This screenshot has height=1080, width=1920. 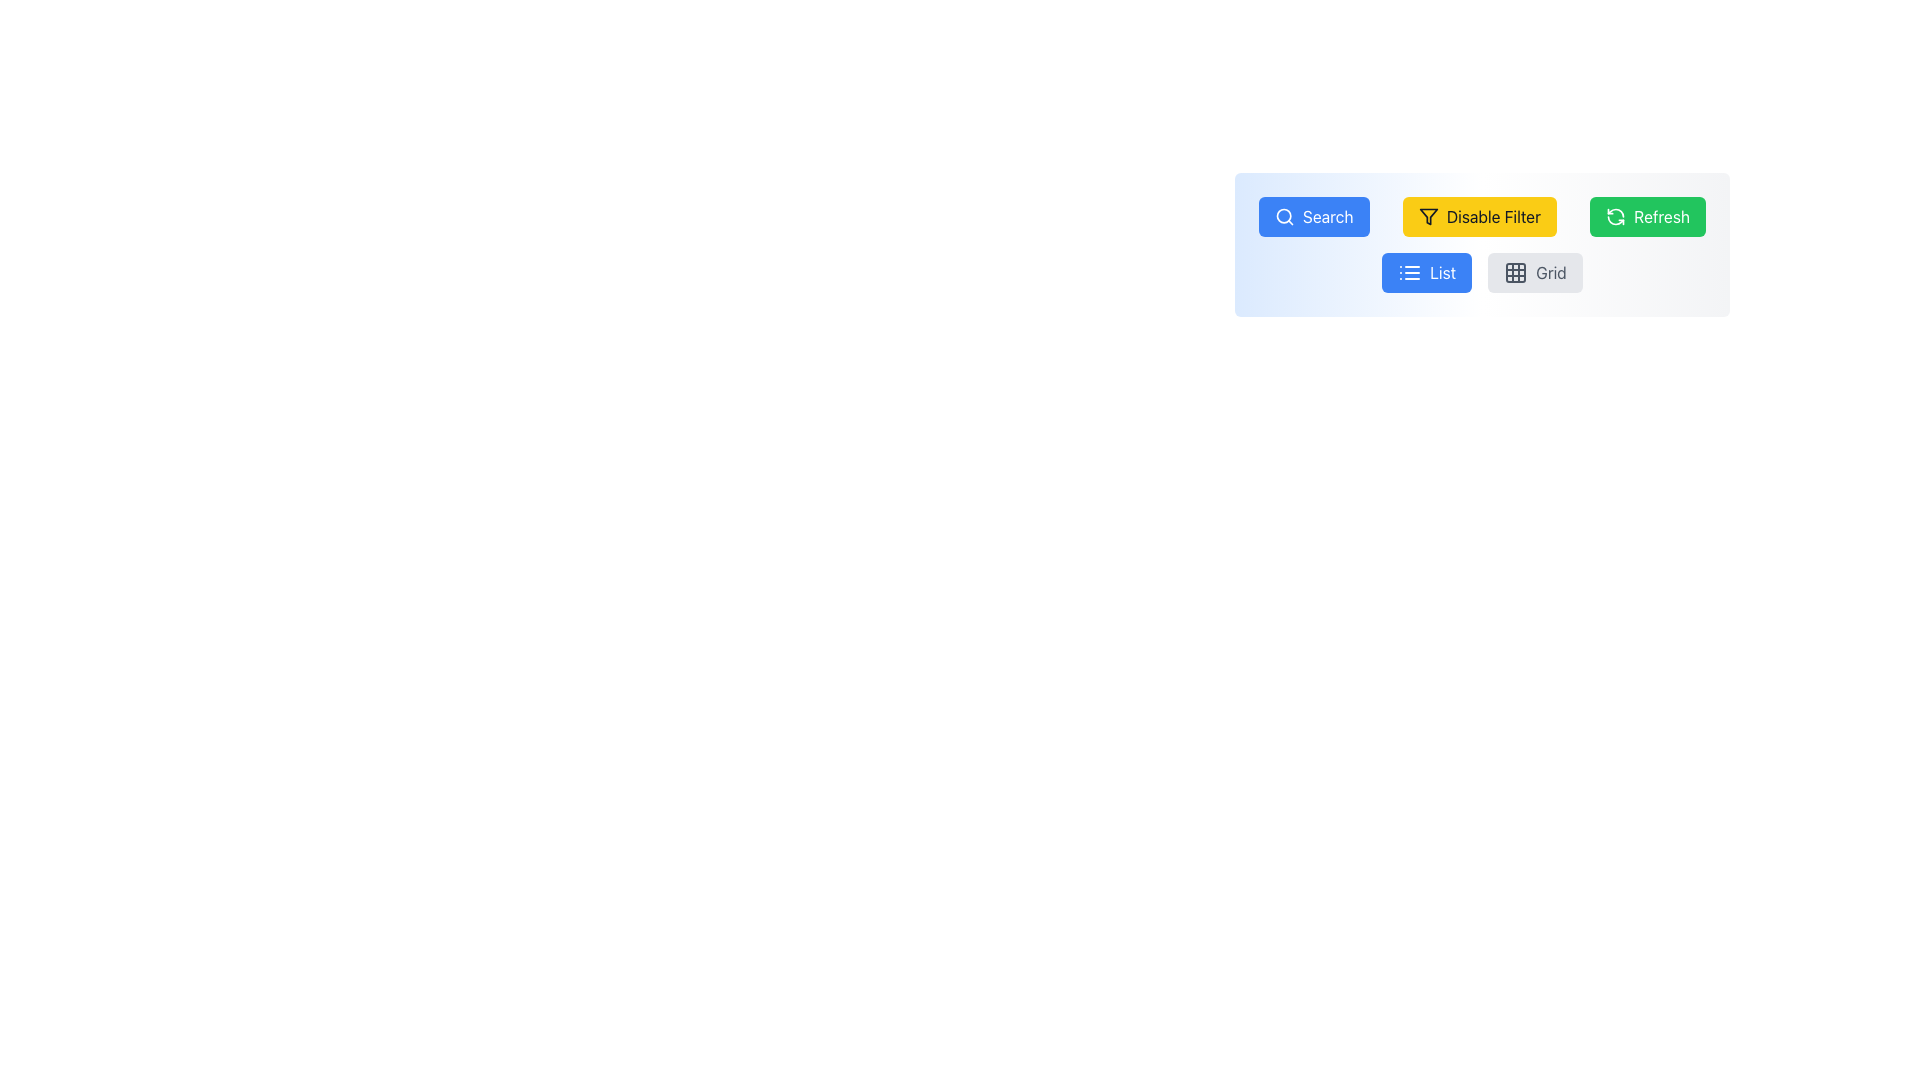 What do you see at coordinates (1482, 273) in the screenshot?
I see `the 'Grid' button in the toggle buttons group` at bounding box center [1482, 273].